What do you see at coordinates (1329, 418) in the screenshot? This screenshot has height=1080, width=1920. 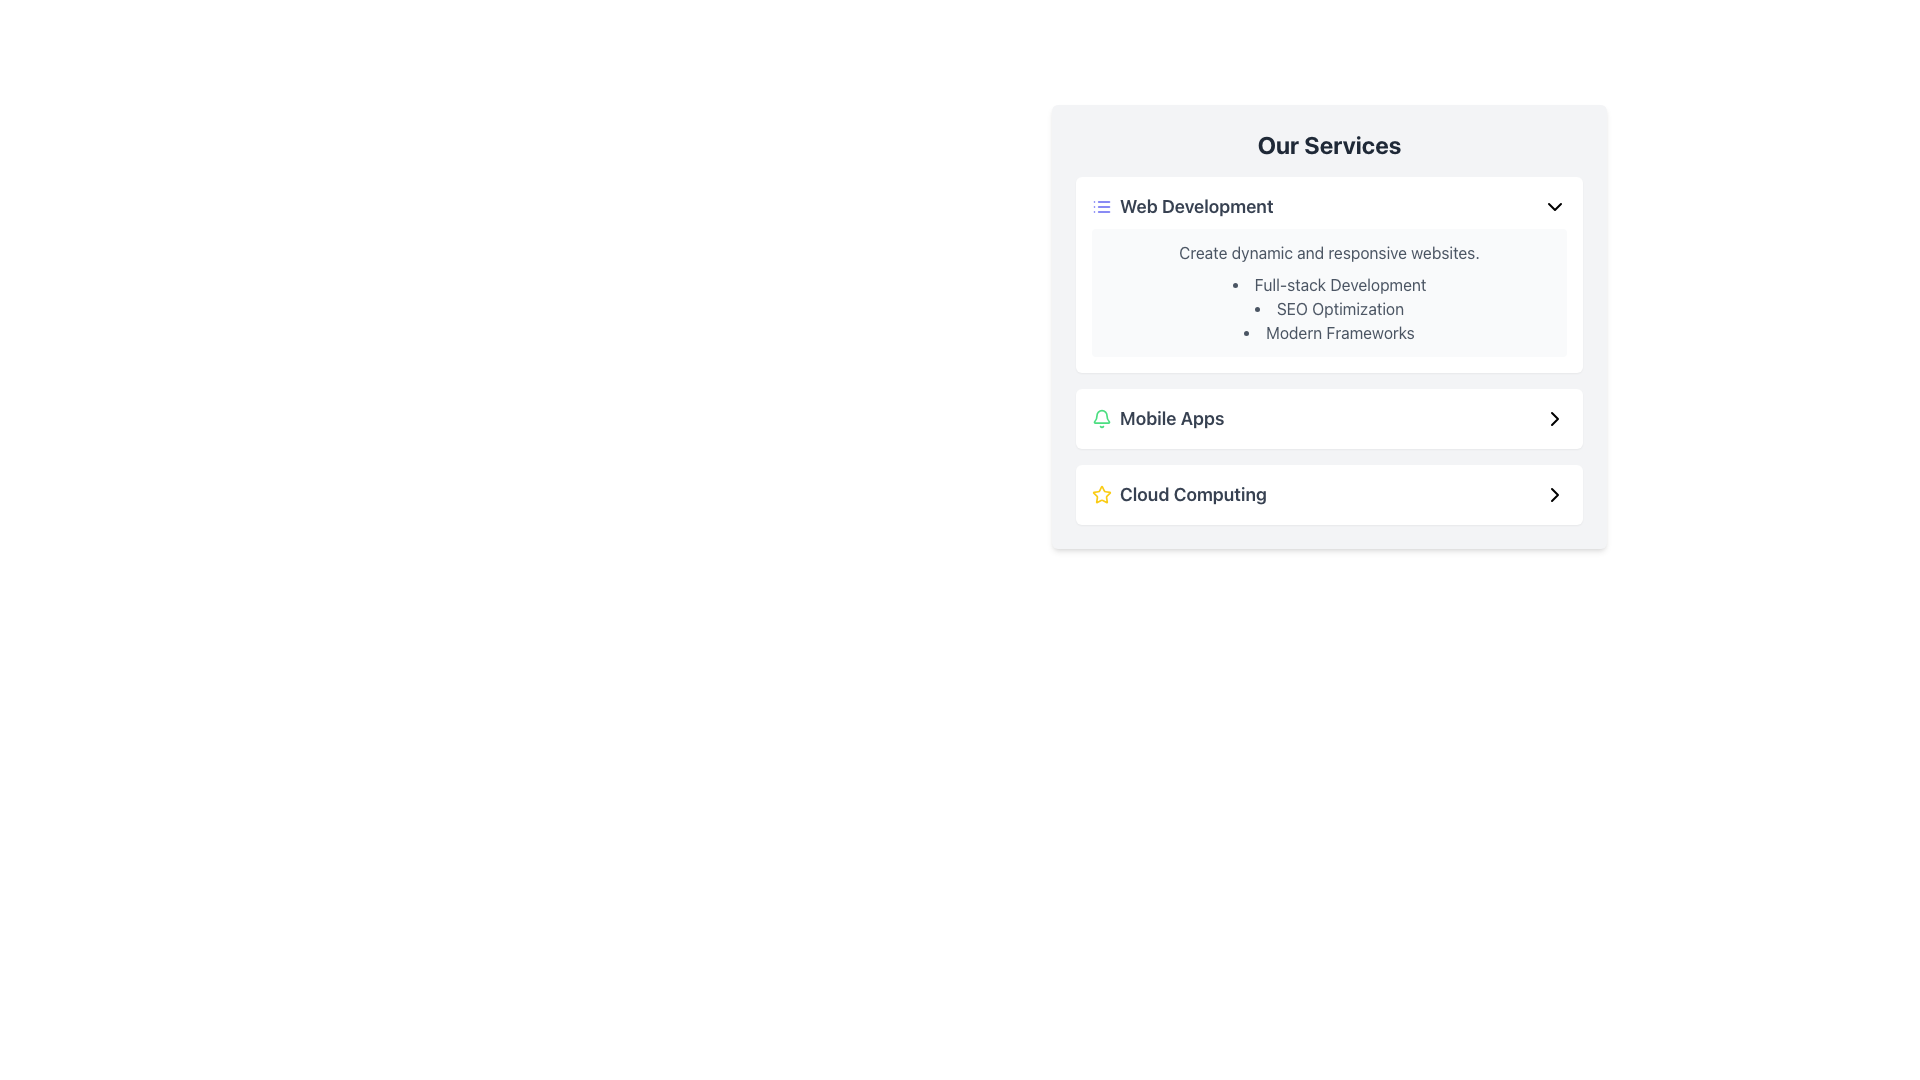 I see `the second button in the 'Our Services' section that leads to details about mobile apps` at bounding box center [1329, 418].